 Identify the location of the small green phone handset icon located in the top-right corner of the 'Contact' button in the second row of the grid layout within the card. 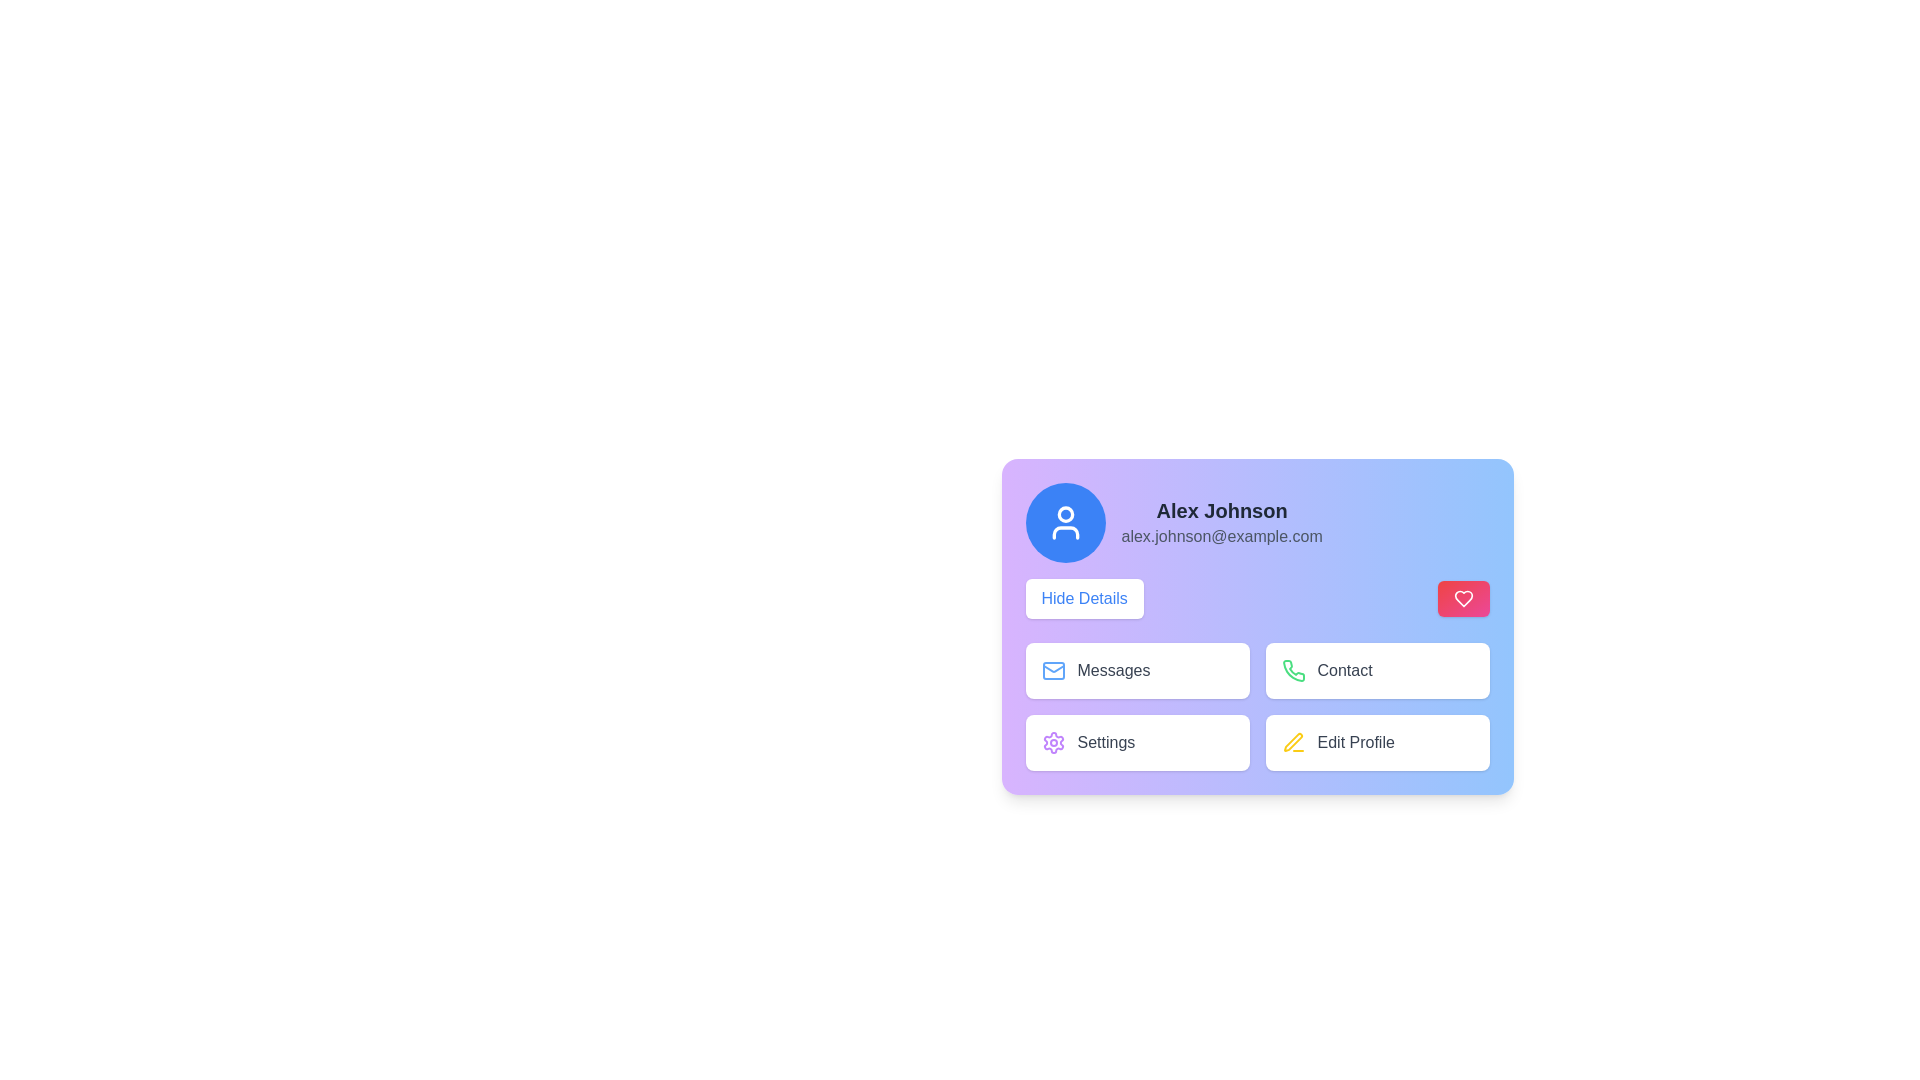
(1293, 671).